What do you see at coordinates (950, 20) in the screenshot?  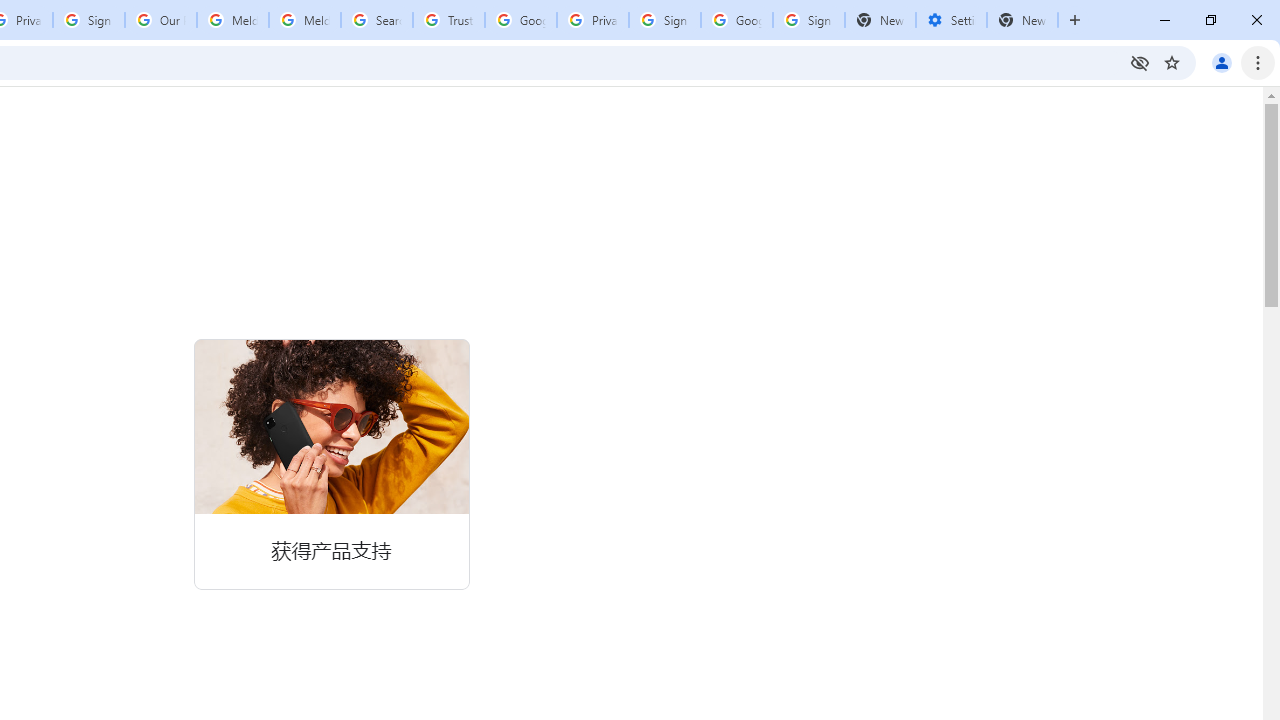 I see `'Settings - Addresses and more'` at bounding box center [950, 20].